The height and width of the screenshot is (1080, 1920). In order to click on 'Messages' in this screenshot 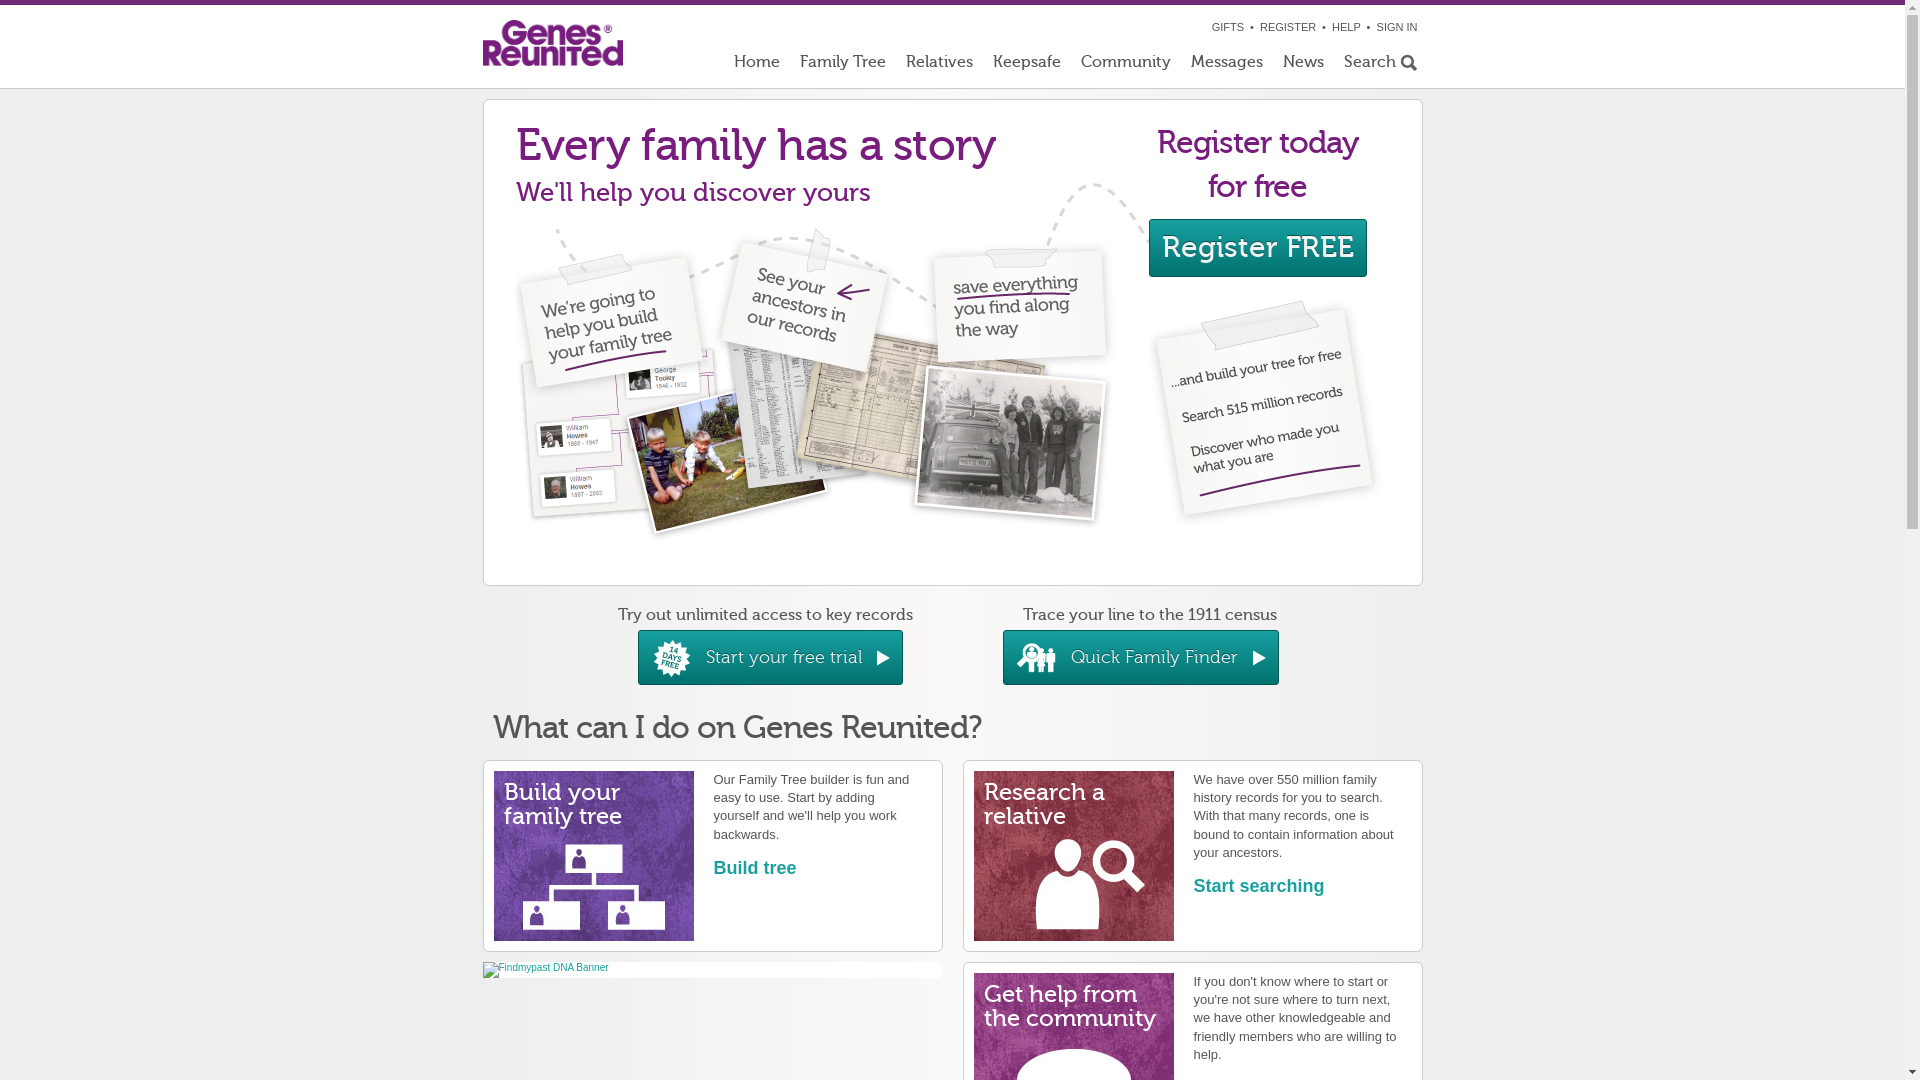, I will do `click(1180, 65)`.